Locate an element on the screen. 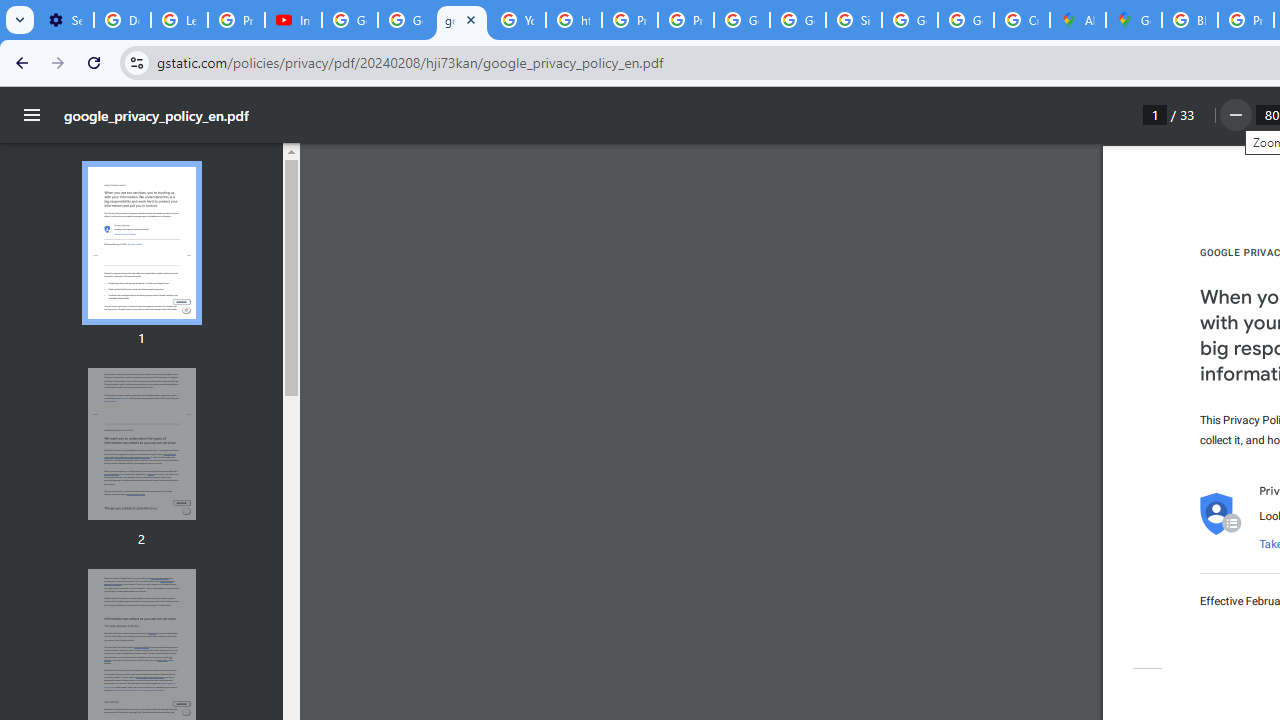 The image size is (1280, 720). 'google_privacy_policy_en.pdf' is located at coordinates (461, 20).